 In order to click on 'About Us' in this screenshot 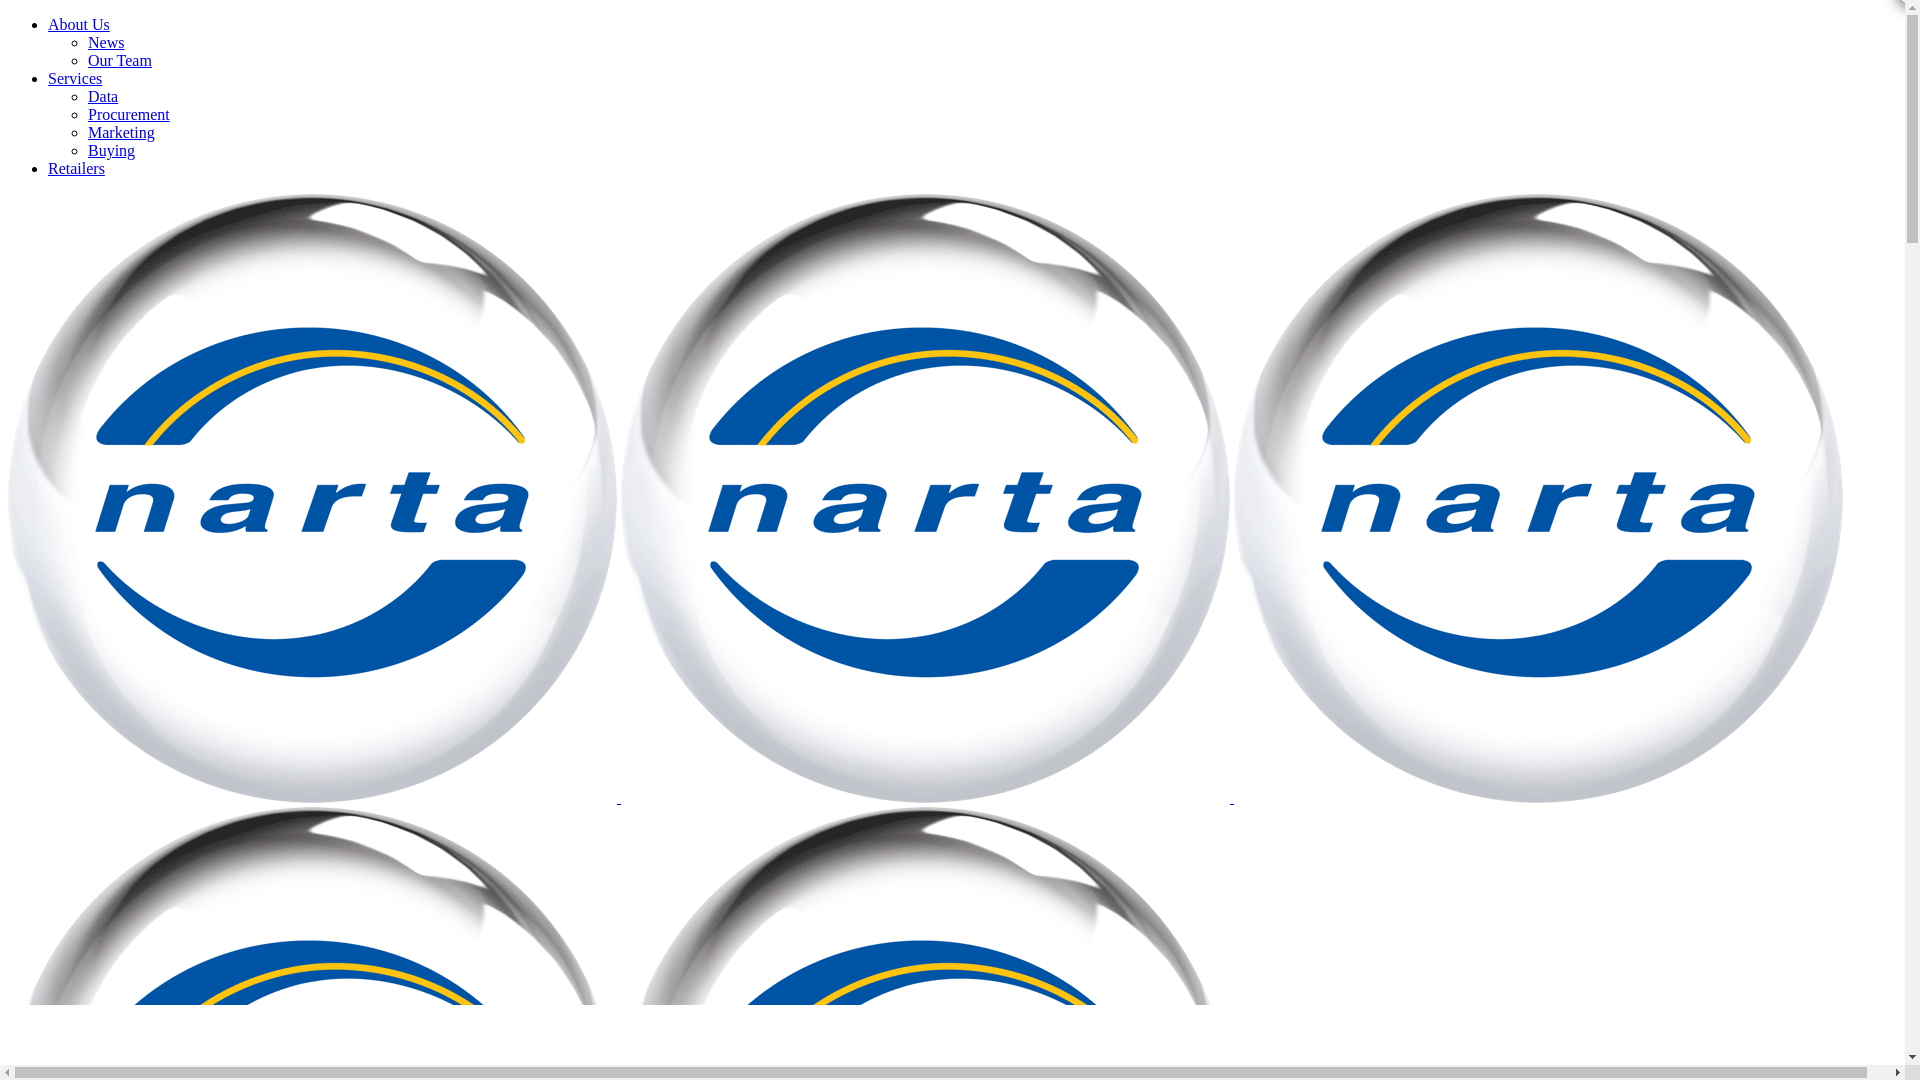, I will do `click(78, 24)`.